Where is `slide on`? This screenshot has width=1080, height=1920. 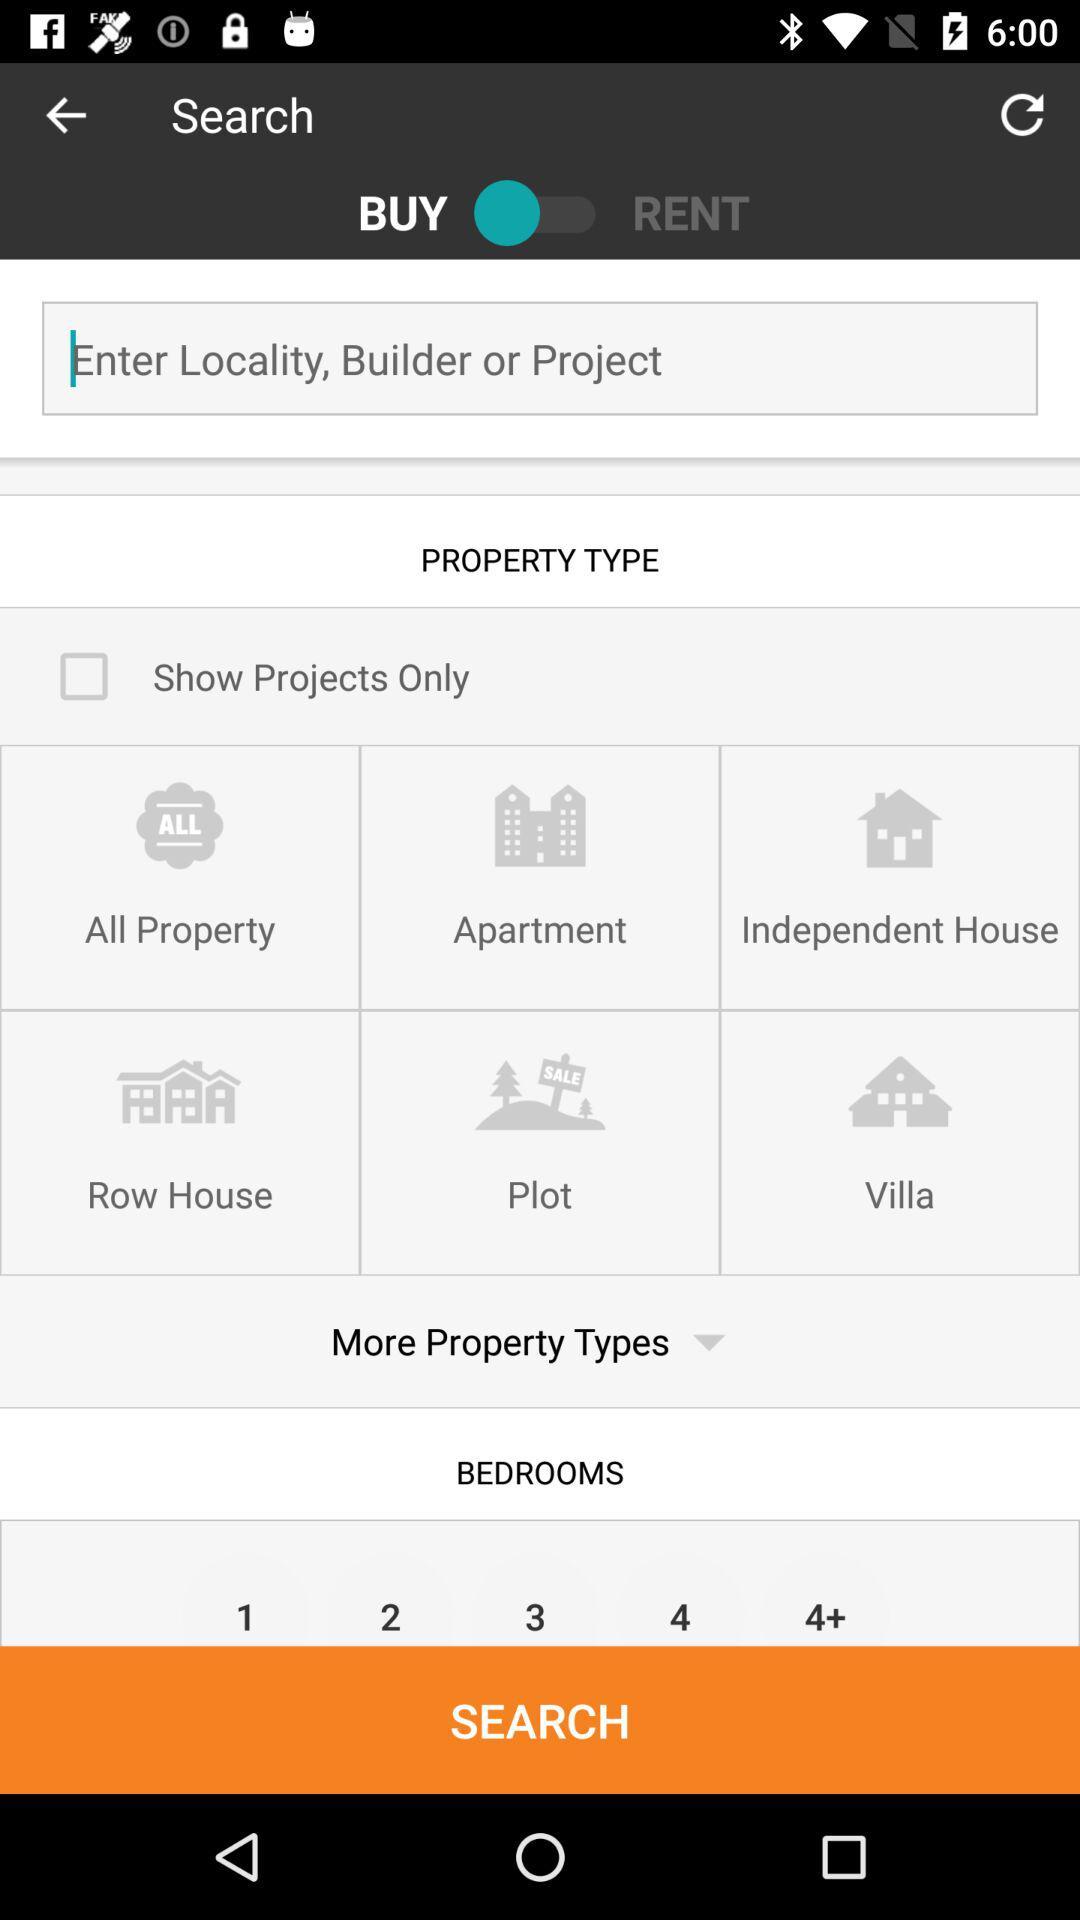 slide on is located at coordinates (540, 212).